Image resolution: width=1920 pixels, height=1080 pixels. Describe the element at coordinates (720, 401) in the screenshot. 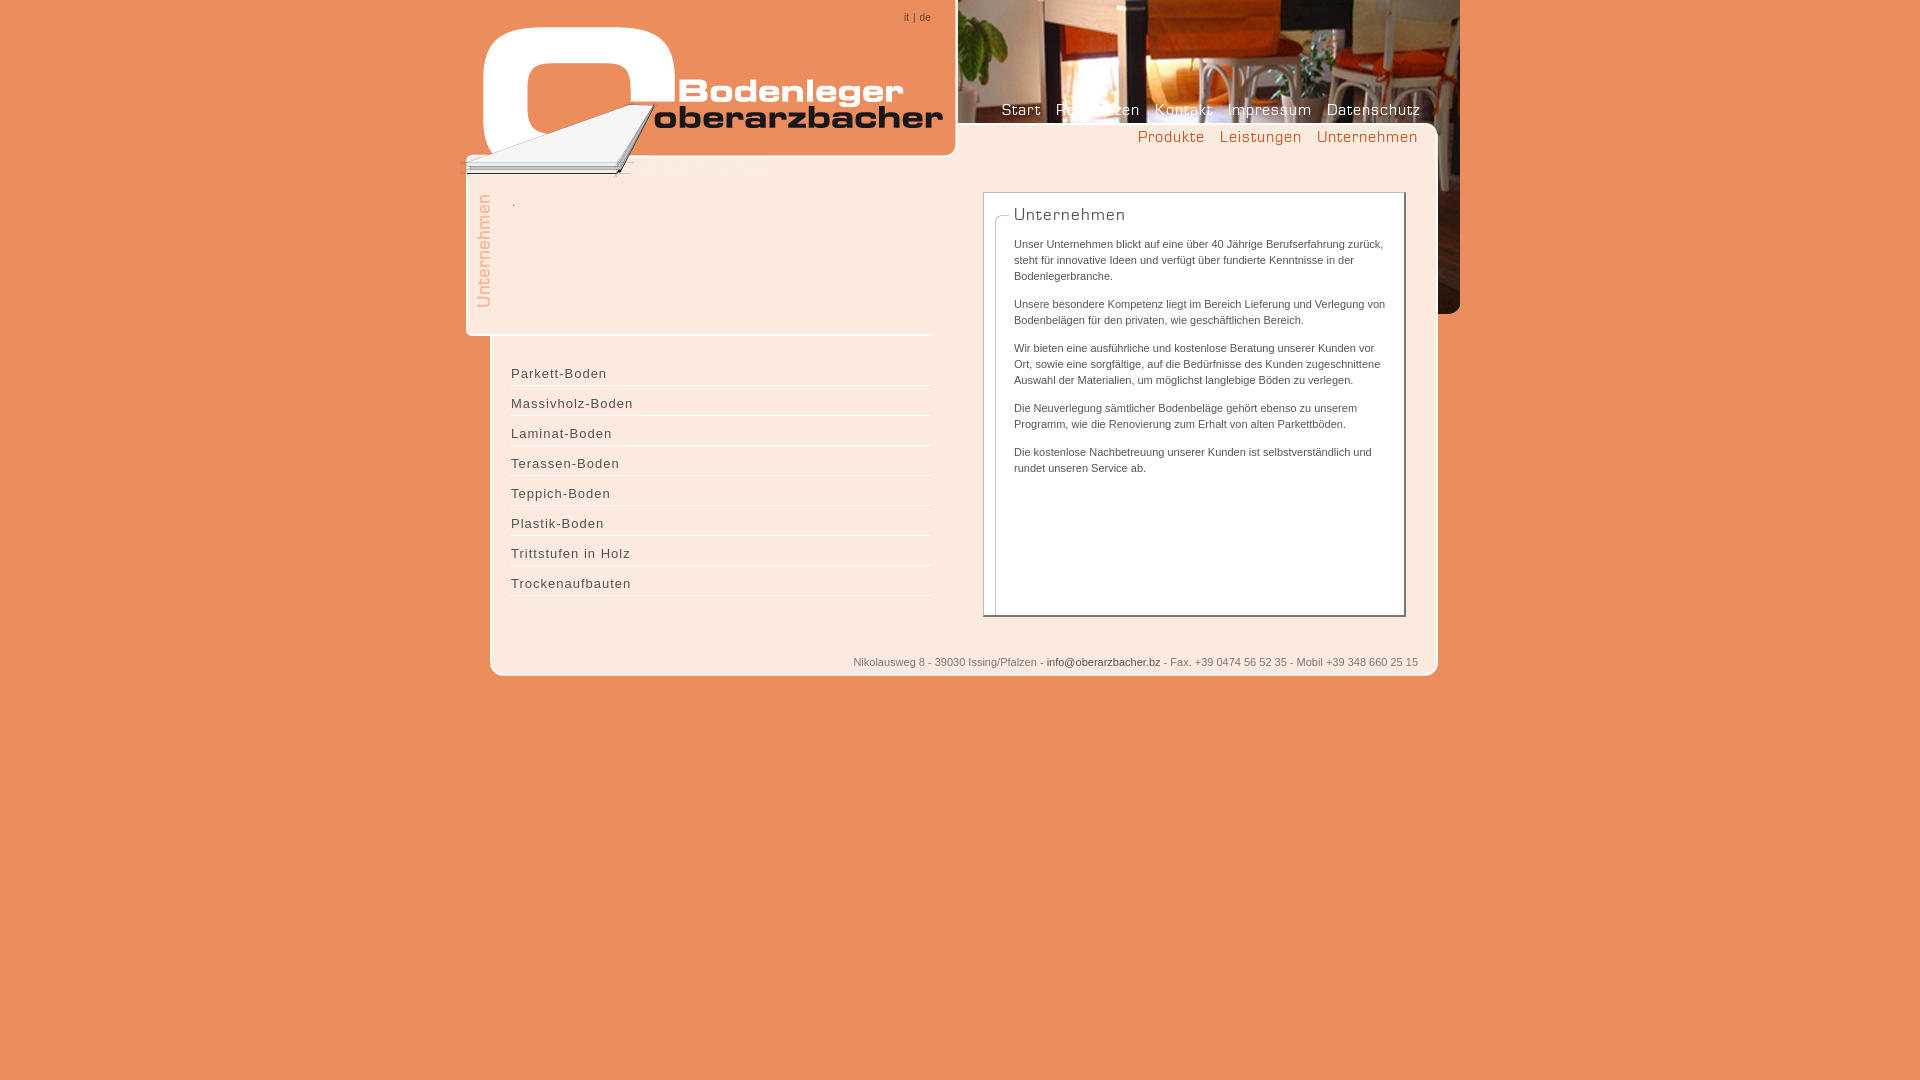

I see `'Massivholz-Boden'` at that location.